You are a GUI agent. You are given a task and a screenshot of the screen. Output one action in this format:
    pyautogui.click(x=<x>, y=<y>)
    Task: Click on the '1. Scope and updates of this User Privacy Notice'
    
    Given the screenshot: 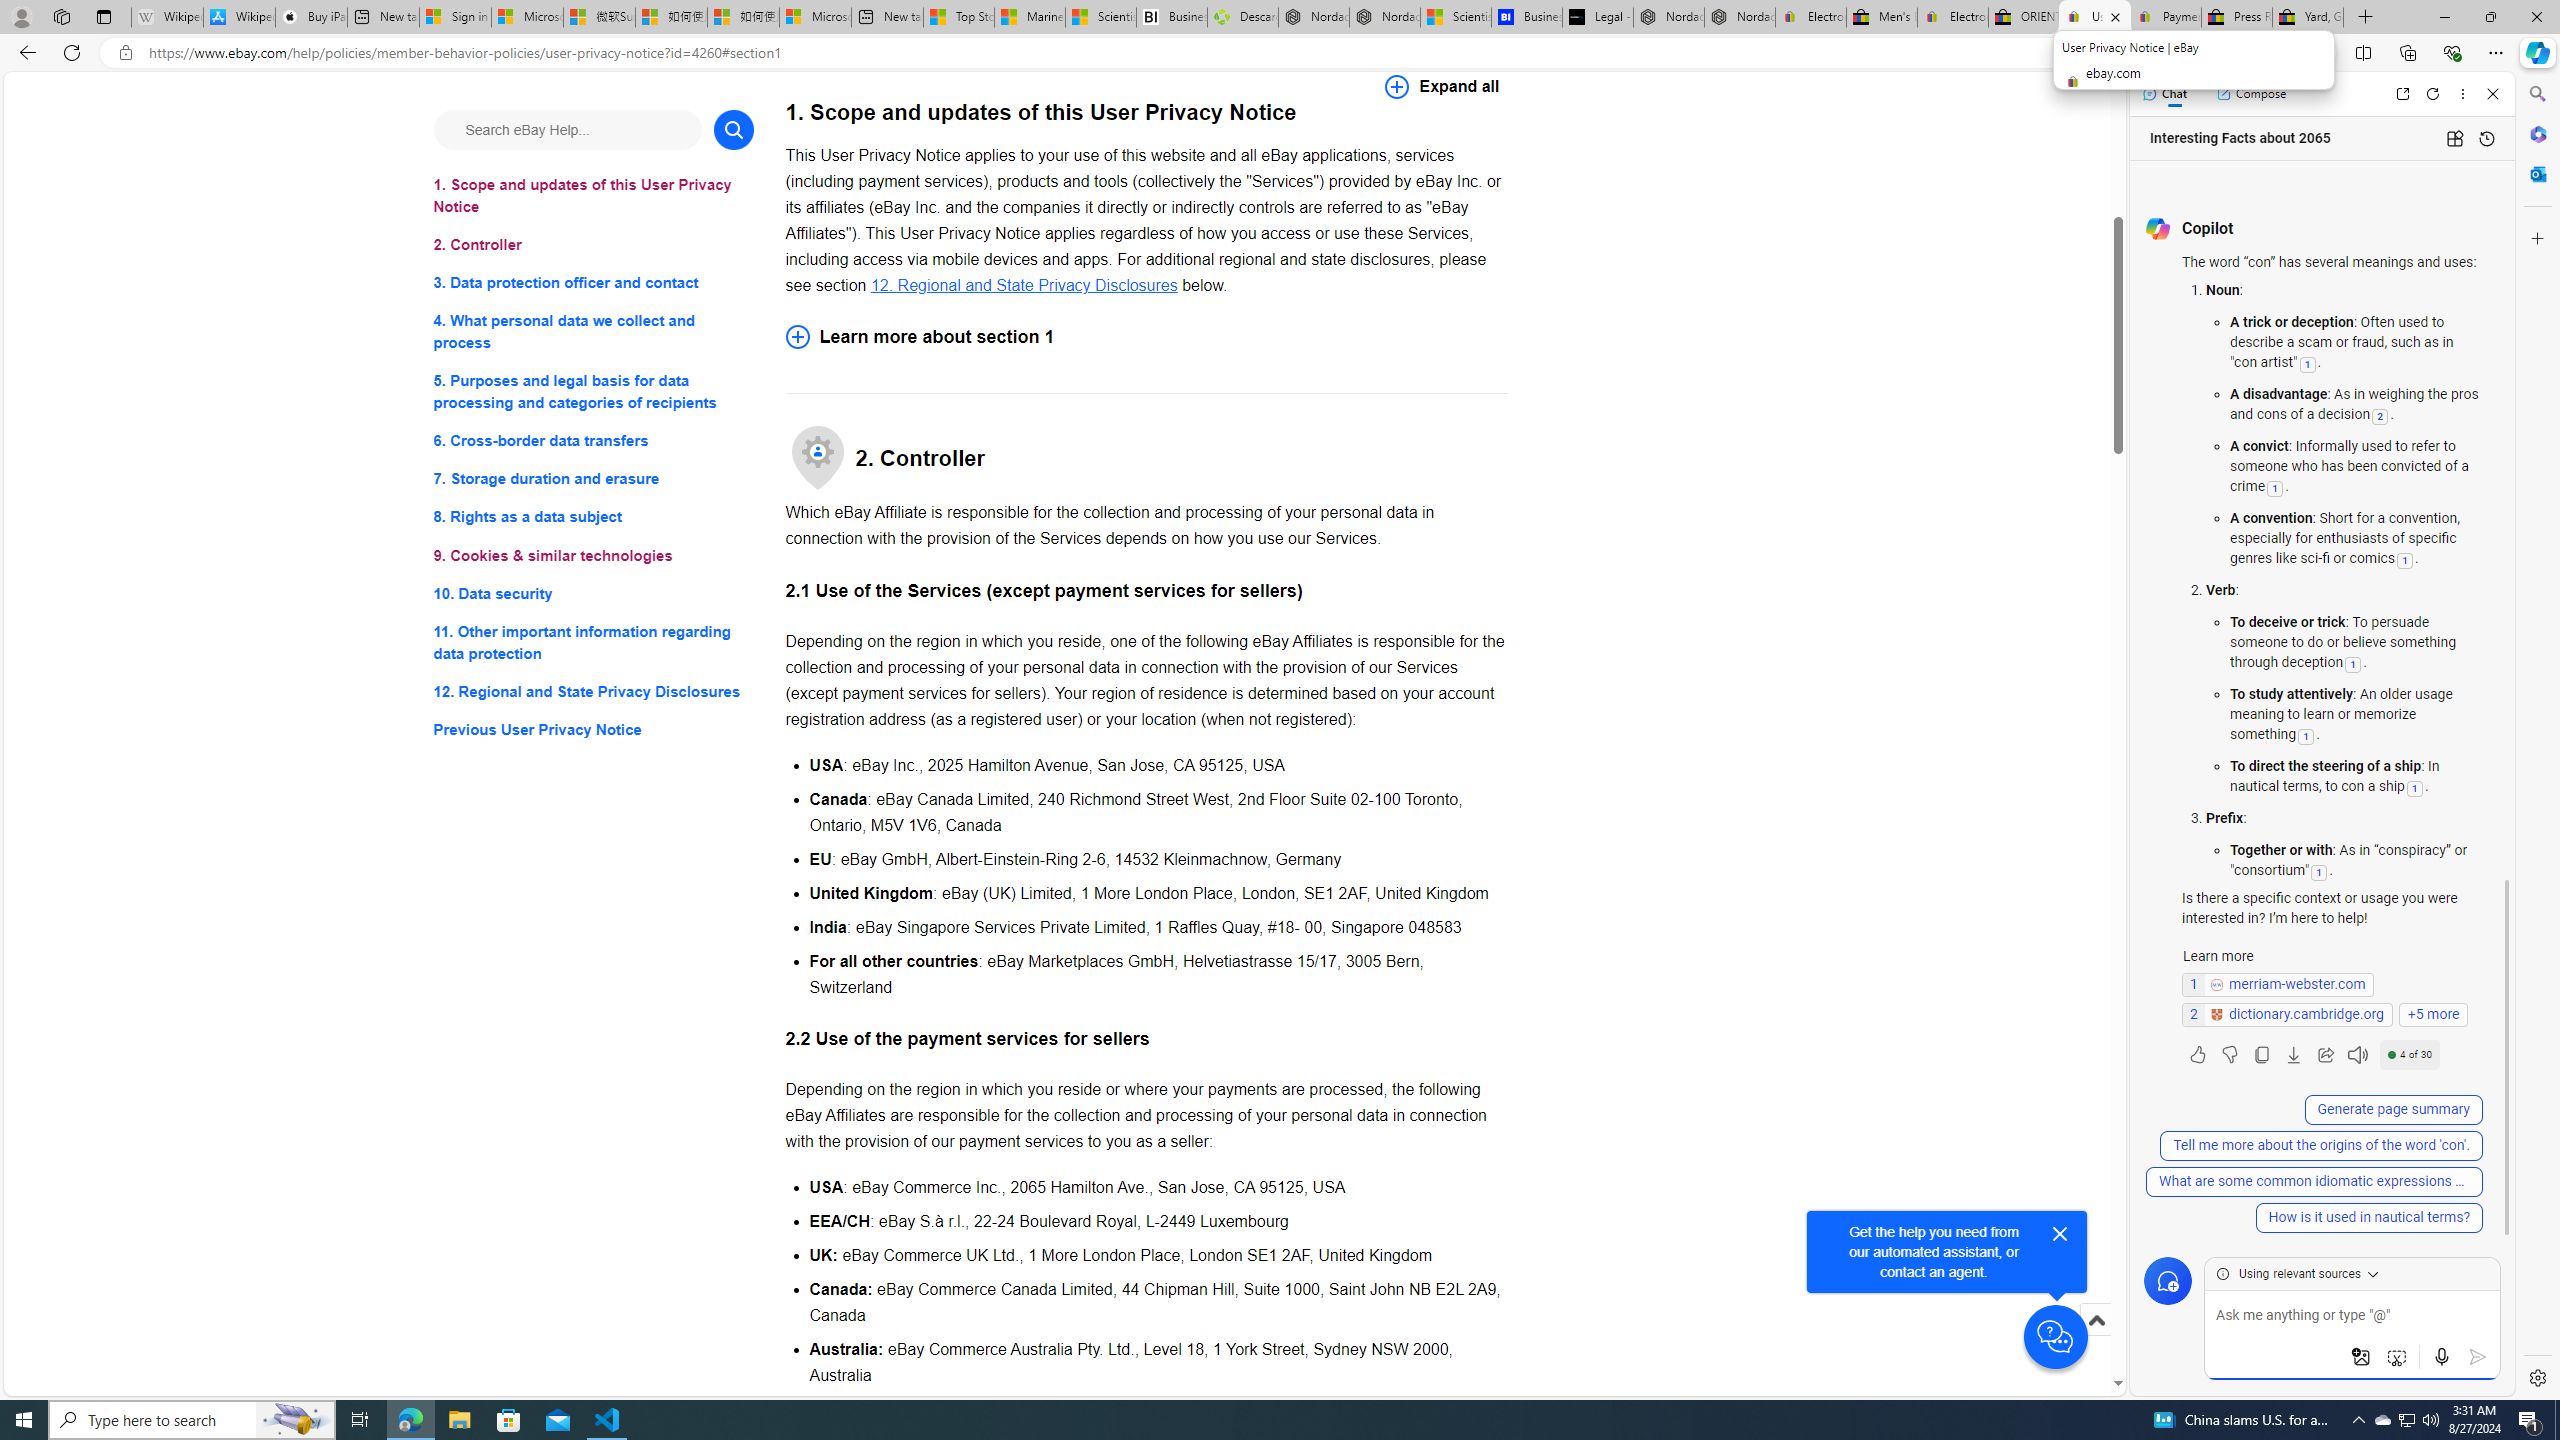 What is the action you would take?
    pyautogui.click(x=592, y=195)
    